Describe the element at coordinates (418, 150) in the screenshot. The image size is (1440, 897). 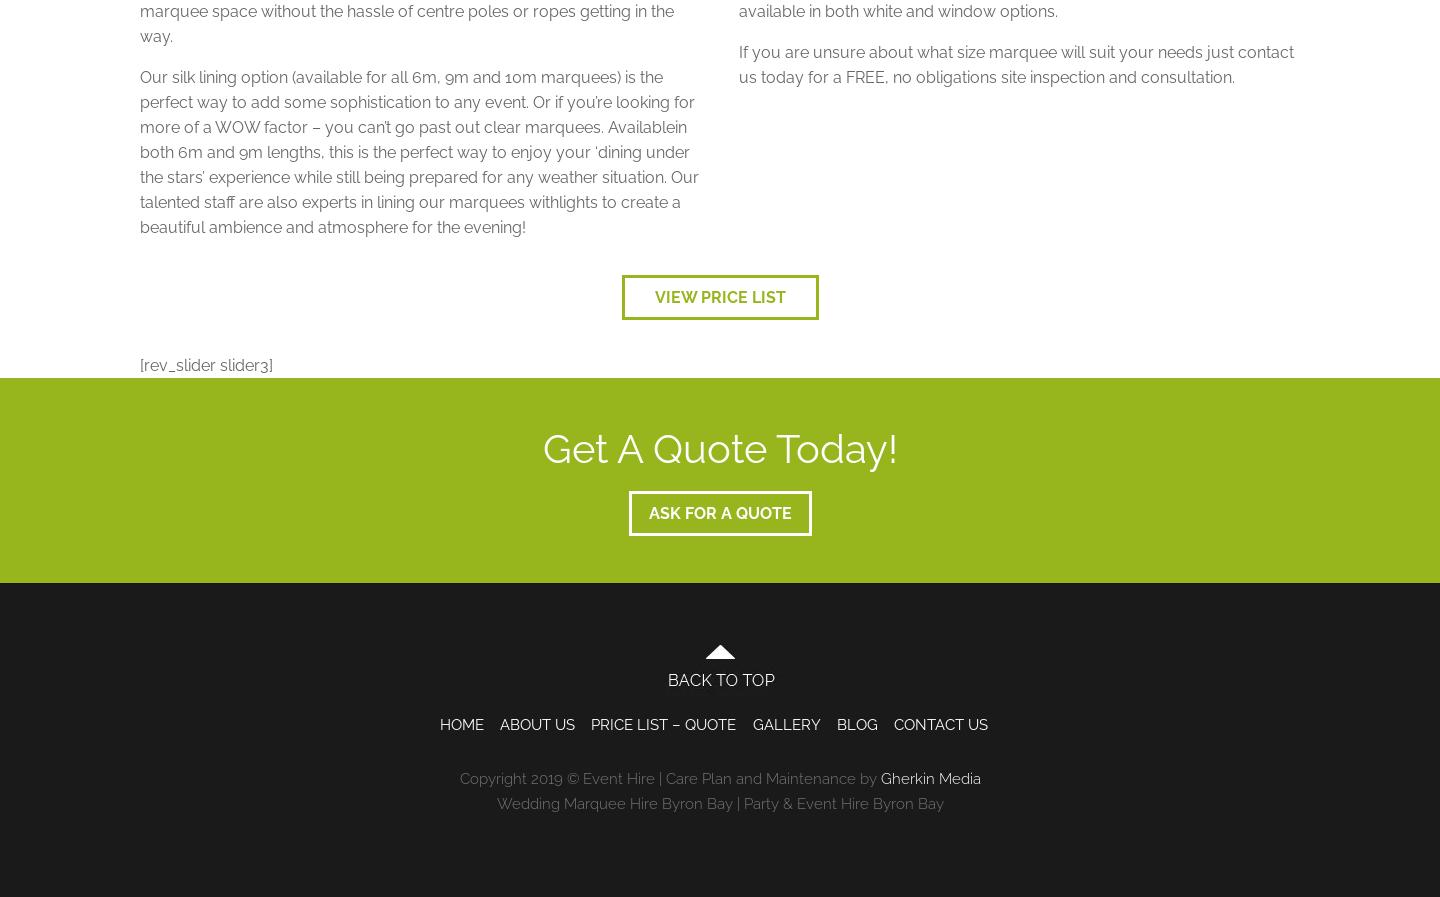
I see `'Our silk lining option (available for all 6m, 9m and 10m marquees) is the perfect way to add some sophistication to any event. Or if you’re looking for more of a WOW factor – you can’t go past out clear marquees. Availablein both 6m and 9m lengths, this is the perfect way to enjoy your ‘dining under the stars’ experience while still being prepared for any weather situation. Our talented staff are also experts in lining our marquees withlights to create a beautiful ambience and atmosphere for the evening!'` at that location.